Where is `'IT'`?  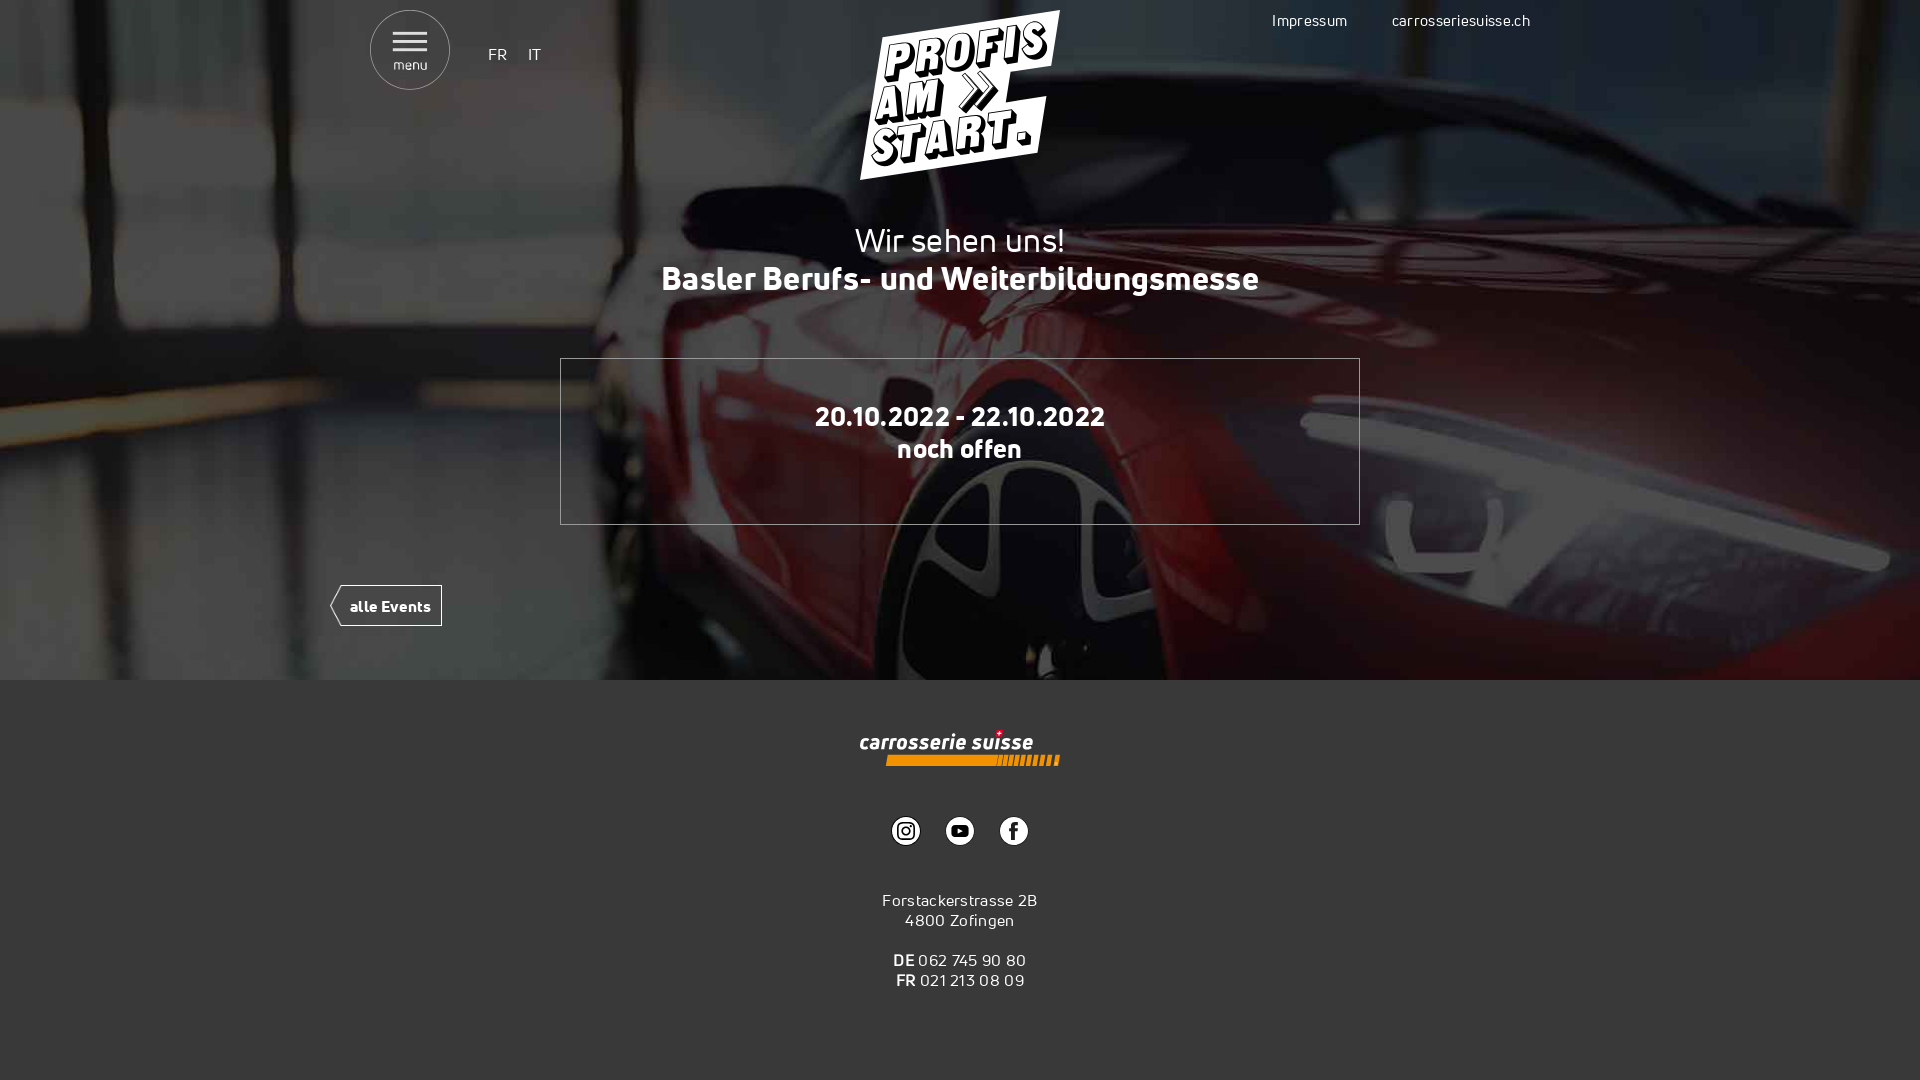
'IT' is located at coordinates (534, 53).